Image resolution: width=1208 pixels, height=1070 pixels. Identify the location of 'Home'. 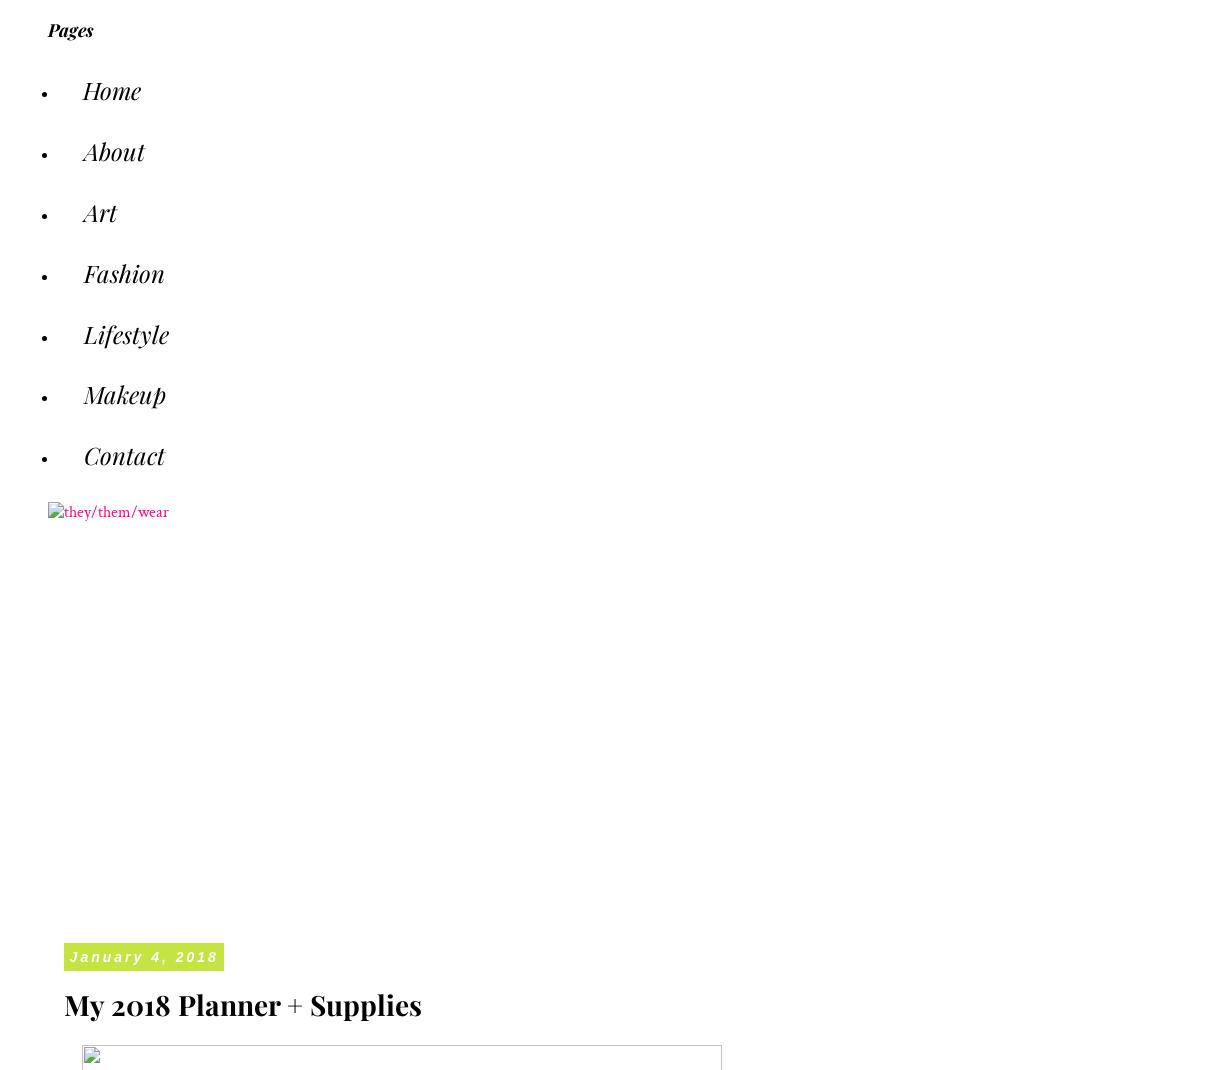
(81, 88).